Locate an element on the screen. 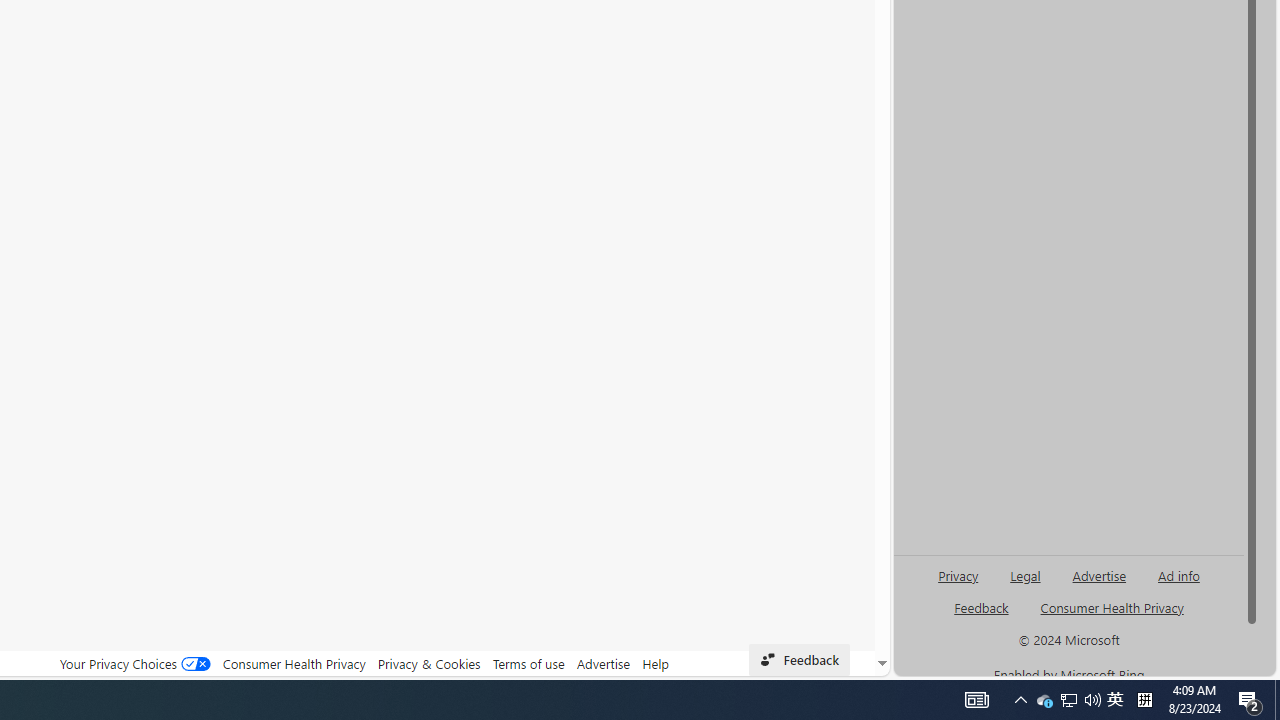 The width and height of the screenshot is (1280, 720). 'Terms of use' is located at coordinates (528, 663).